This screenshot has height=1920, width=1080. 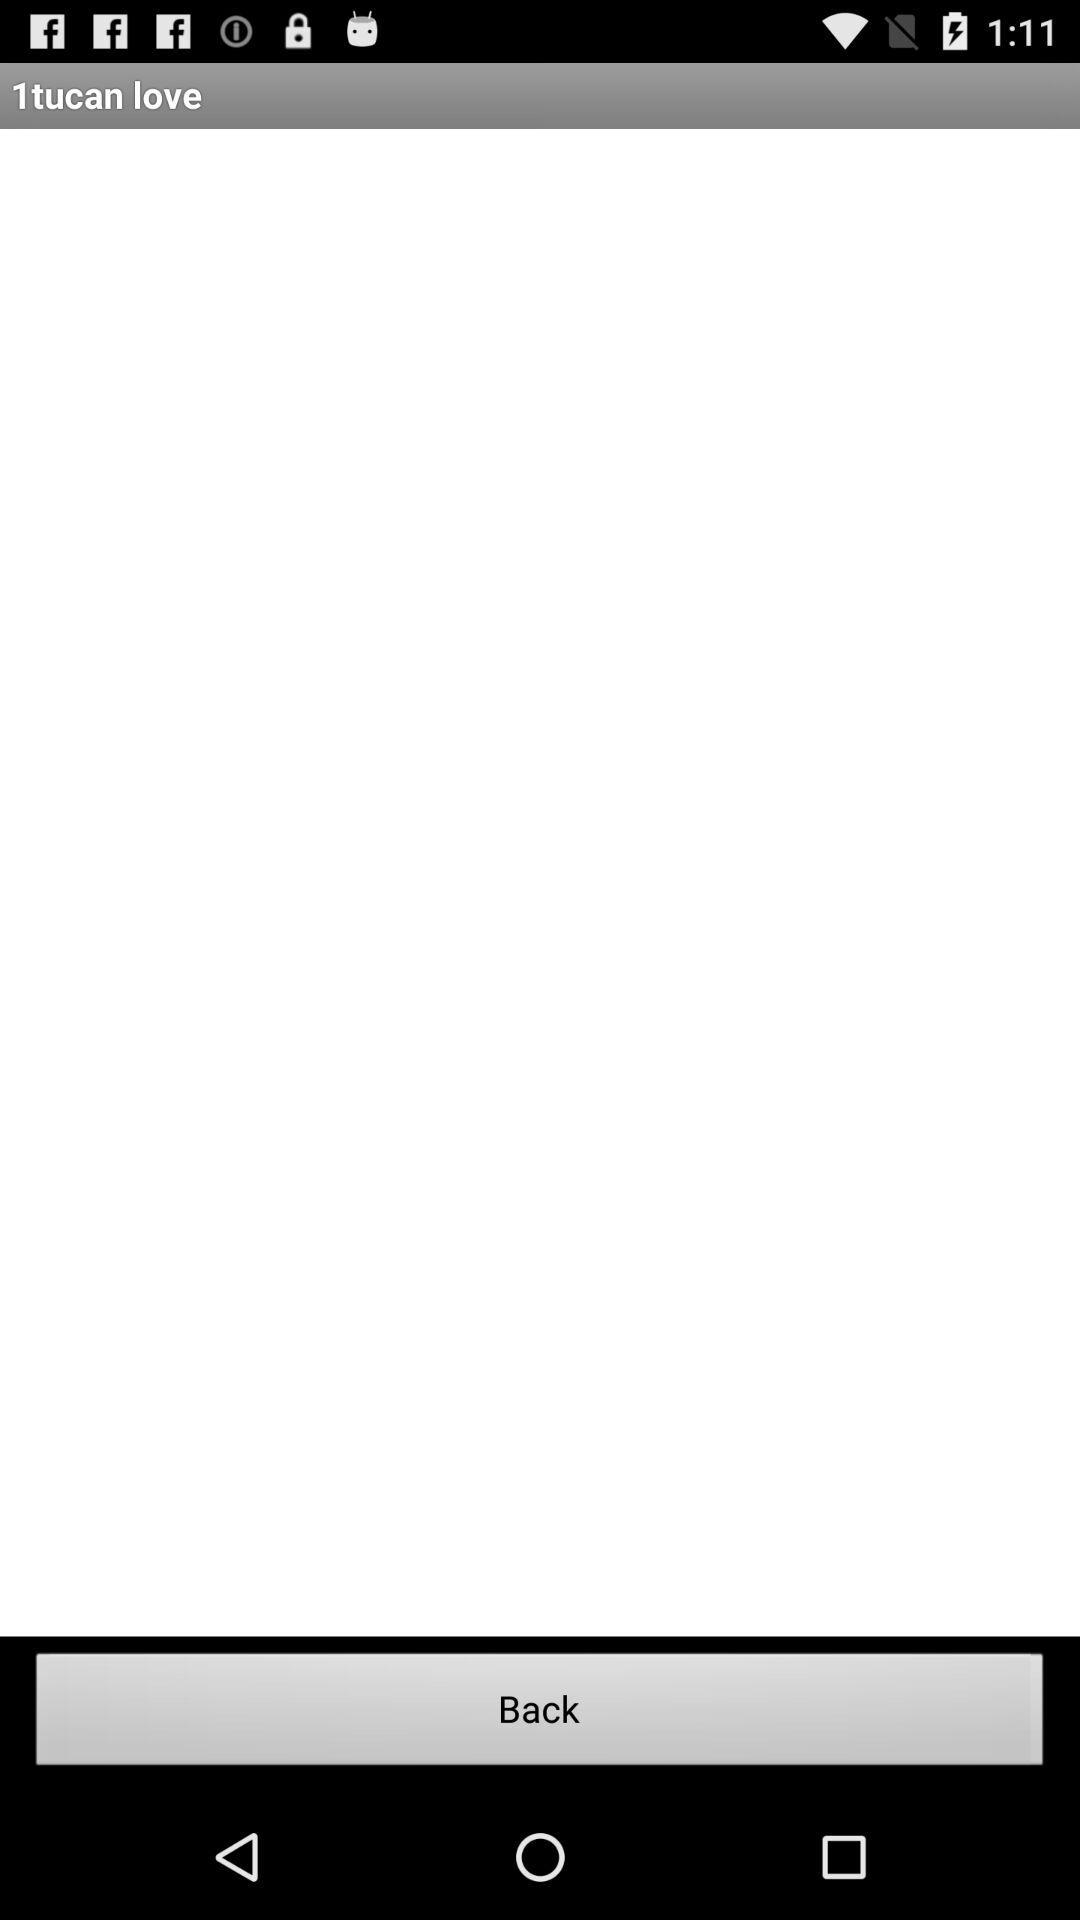 What do you see at coordinates (540, 881) in the screenshot?
I see `icon at the center` at bounding box center [540, 881].